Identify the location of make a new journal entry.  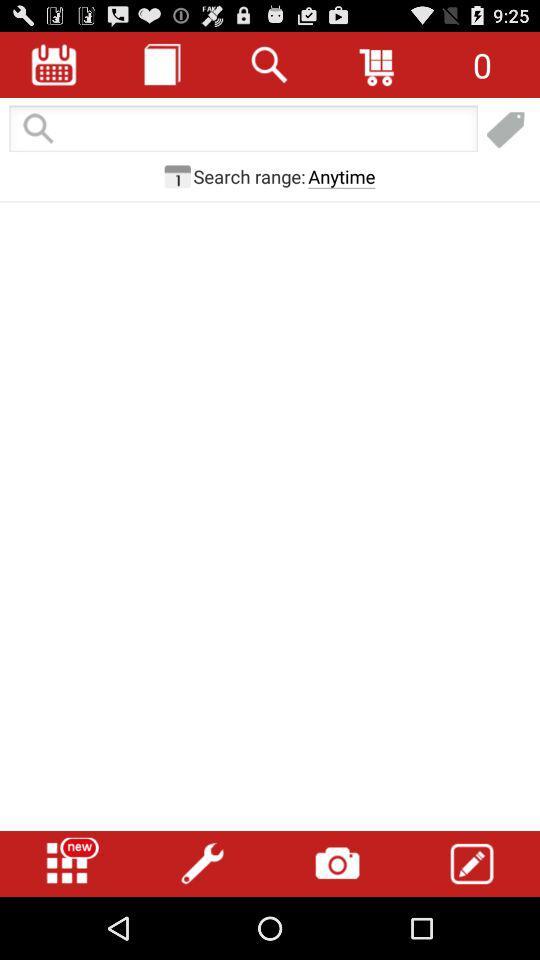
(505, 129).